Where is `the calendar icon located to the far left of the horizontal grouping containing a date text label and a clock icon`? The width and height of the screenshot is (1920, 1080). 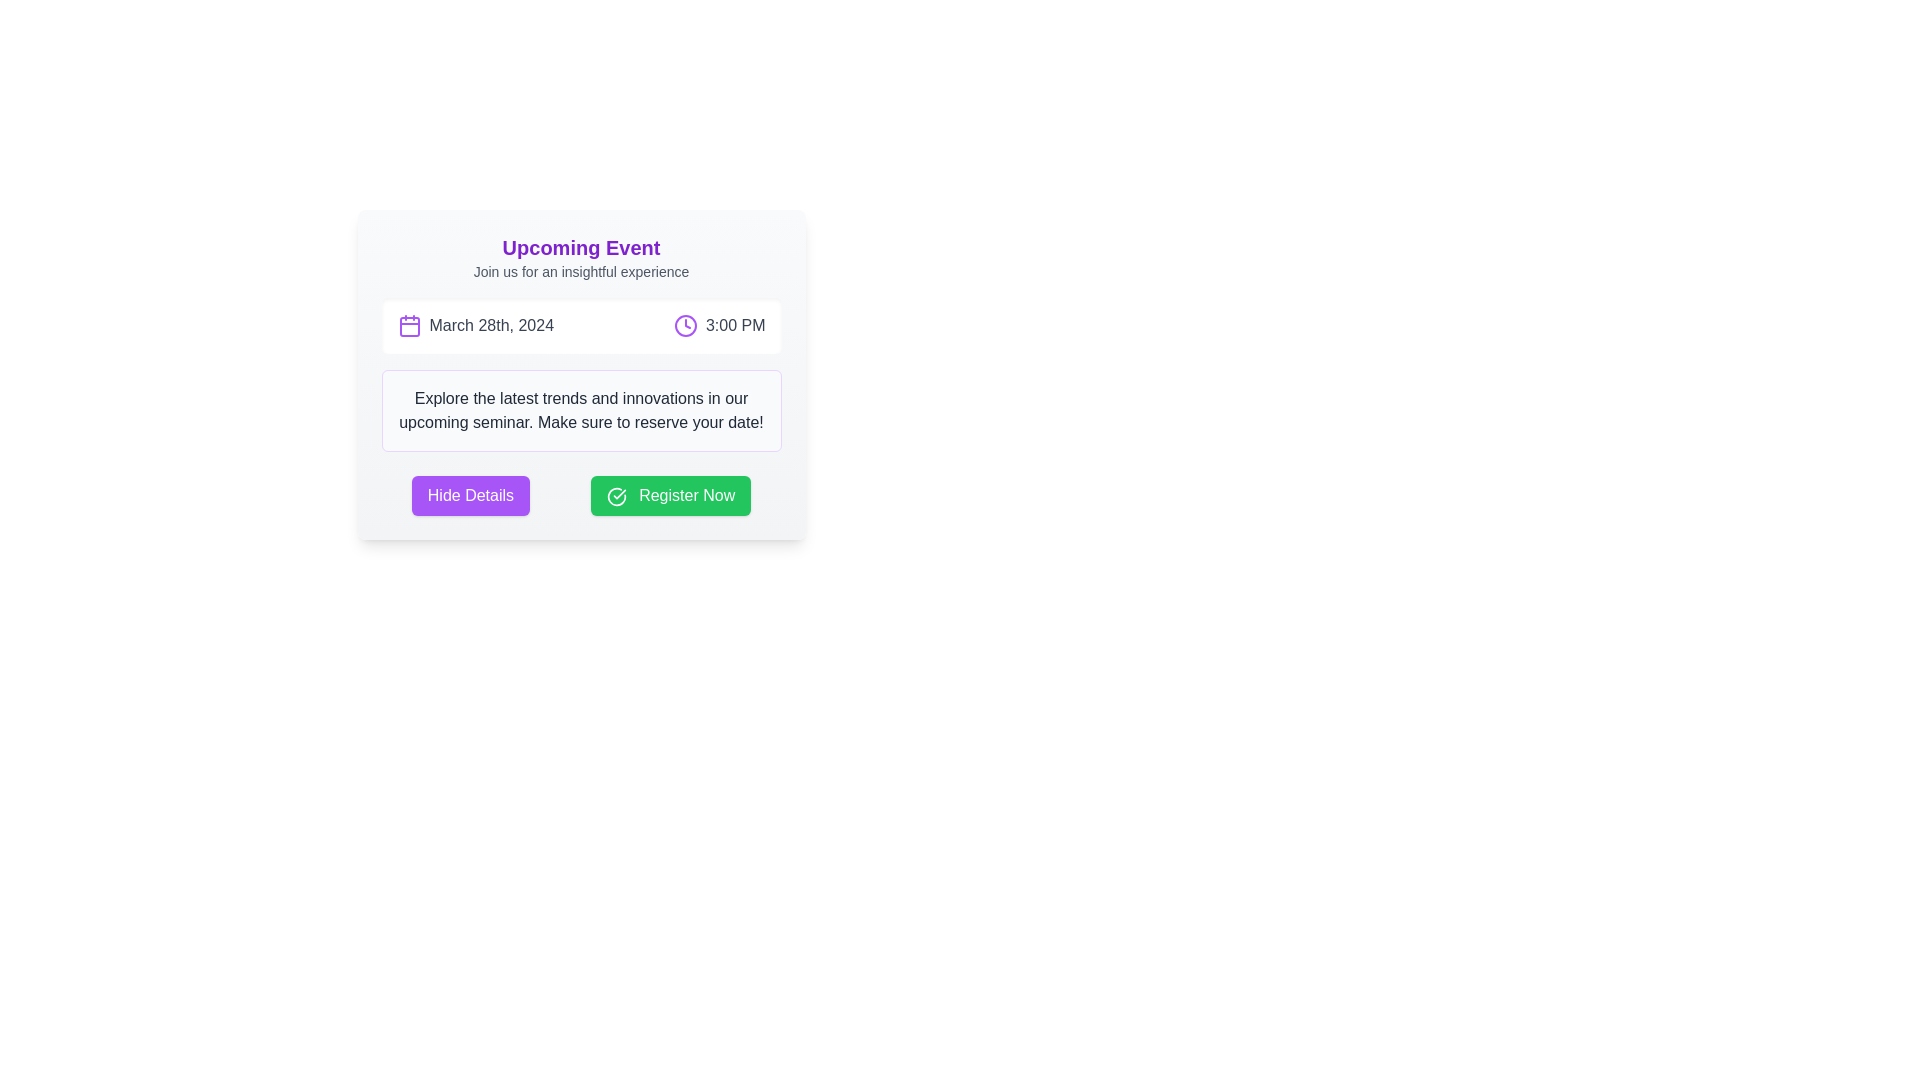 the calendar icon located to the far left of the horizontal grouping containing a date text label and a clock icon is located at coordinates (408, 325).